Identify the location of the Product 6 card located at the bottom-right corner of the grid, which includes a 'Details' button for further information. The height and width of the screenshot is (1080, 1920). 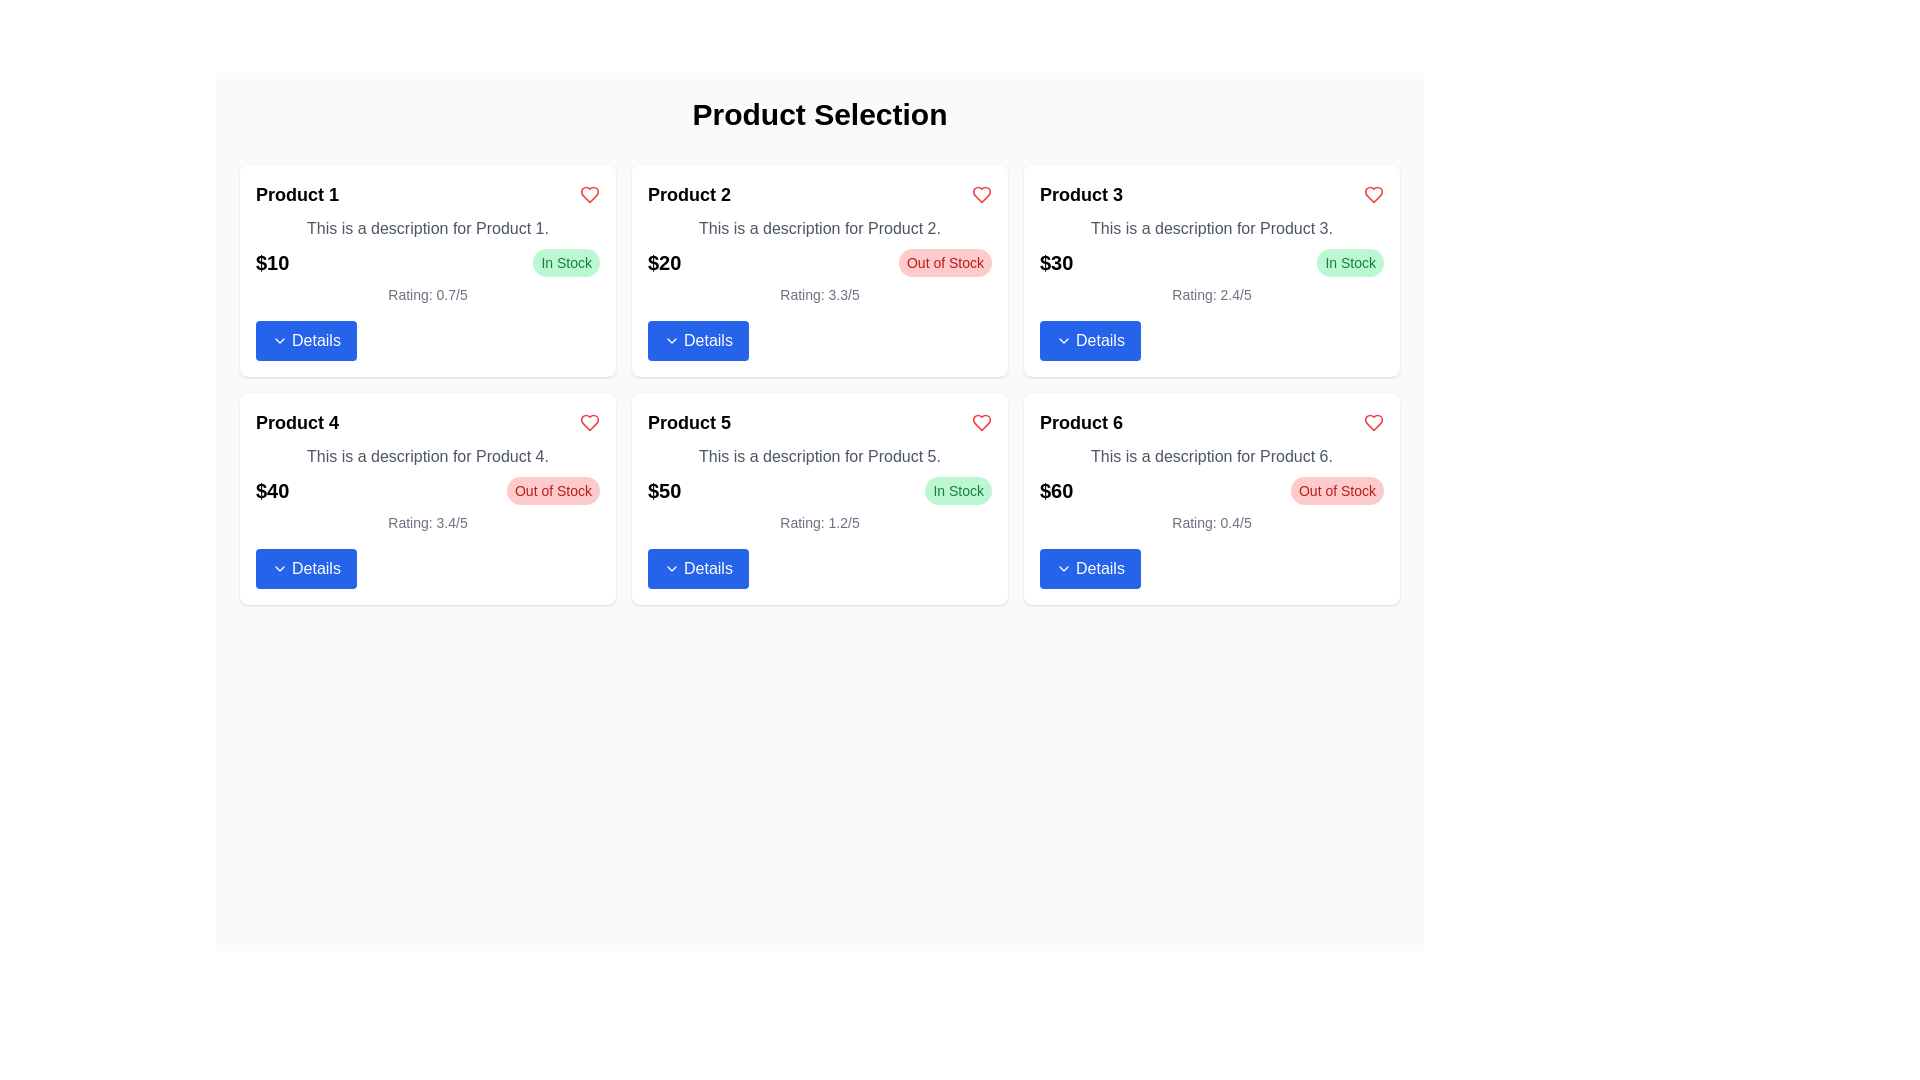
(1210, 497).